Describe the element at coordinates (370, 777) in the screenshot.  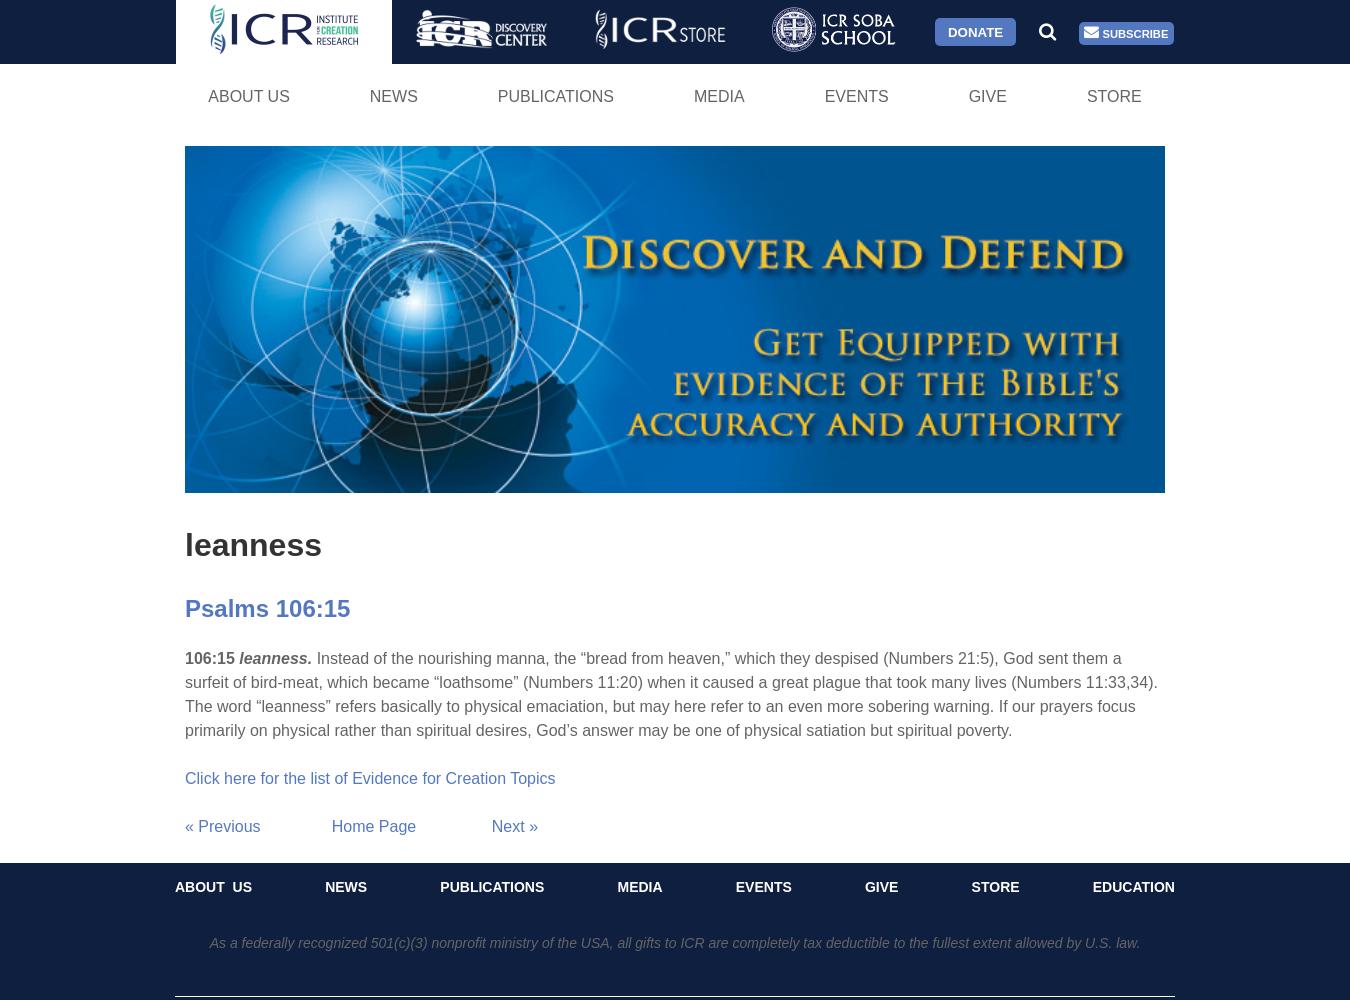
I see `'Click here for the list of Evidence for Creation Topics'` at that location.